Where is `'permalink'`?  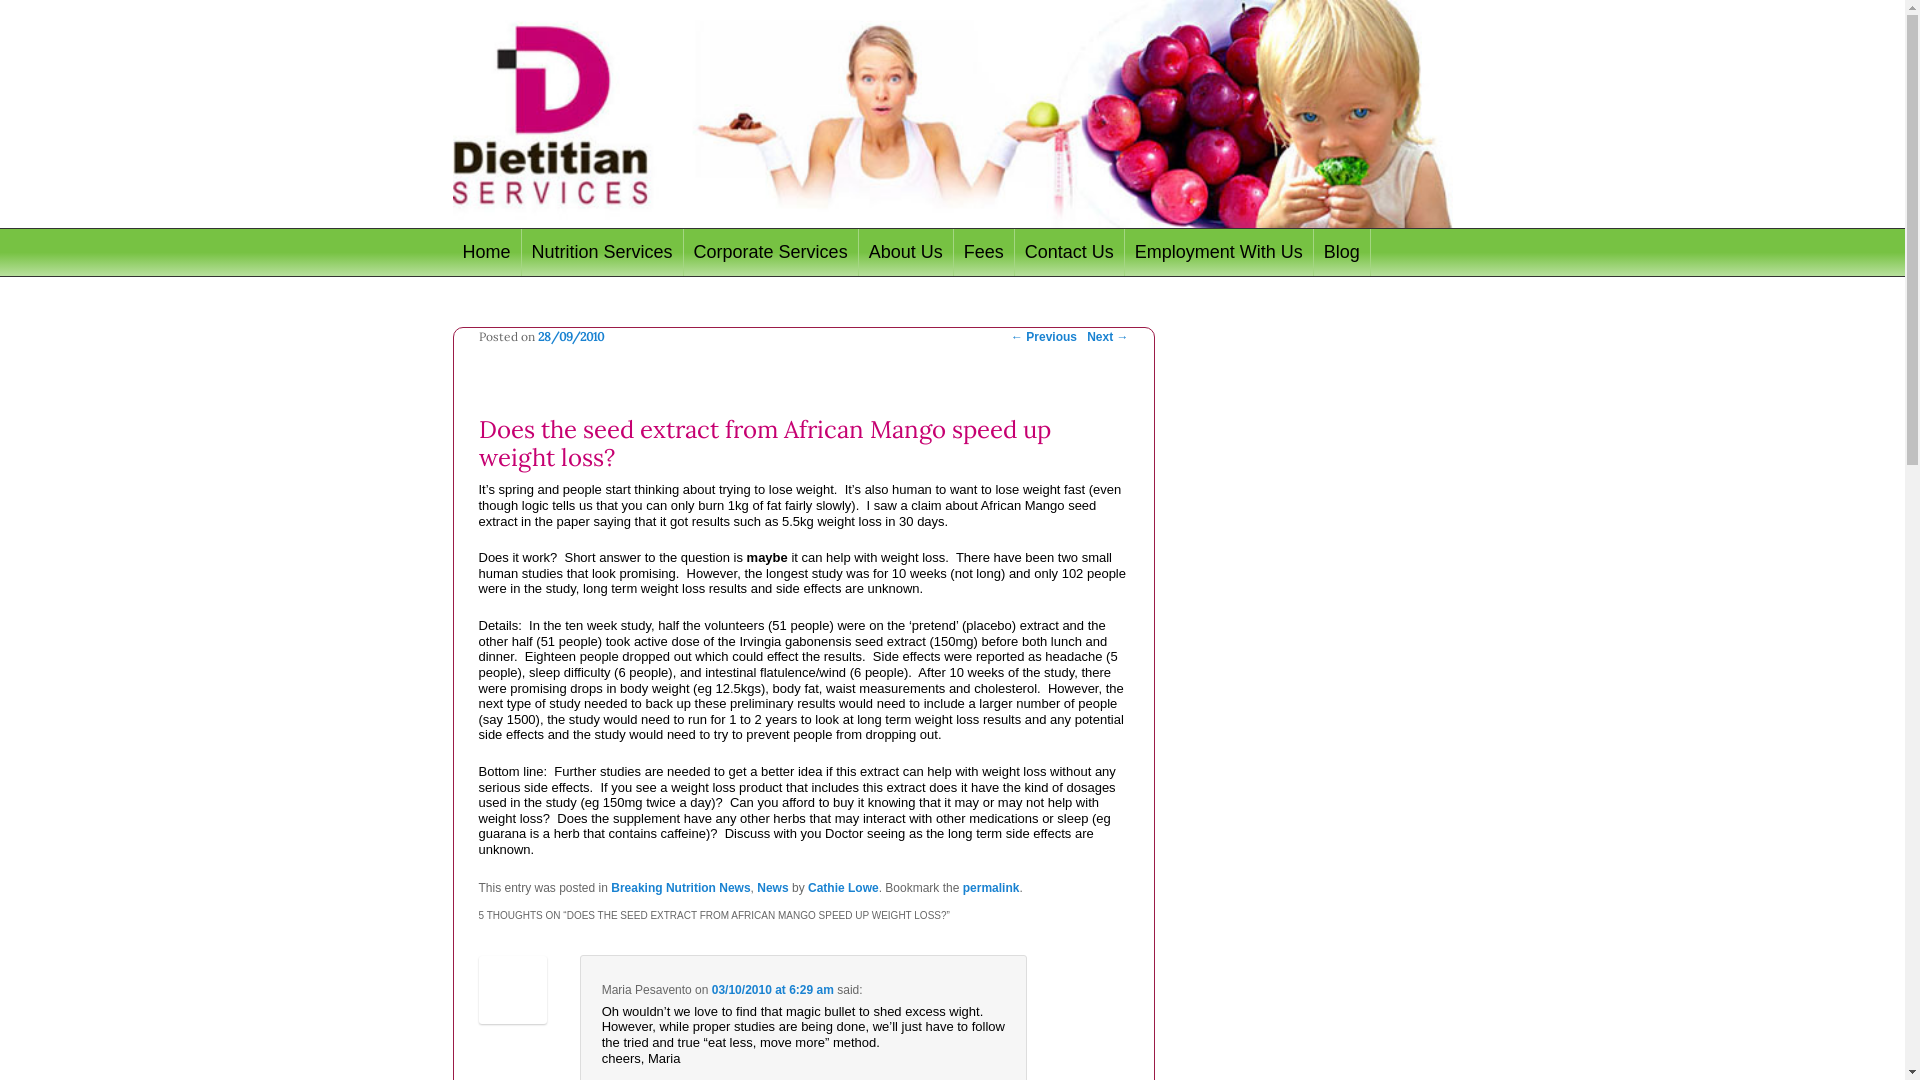 'permalink' is located at coordinates (991, 886).